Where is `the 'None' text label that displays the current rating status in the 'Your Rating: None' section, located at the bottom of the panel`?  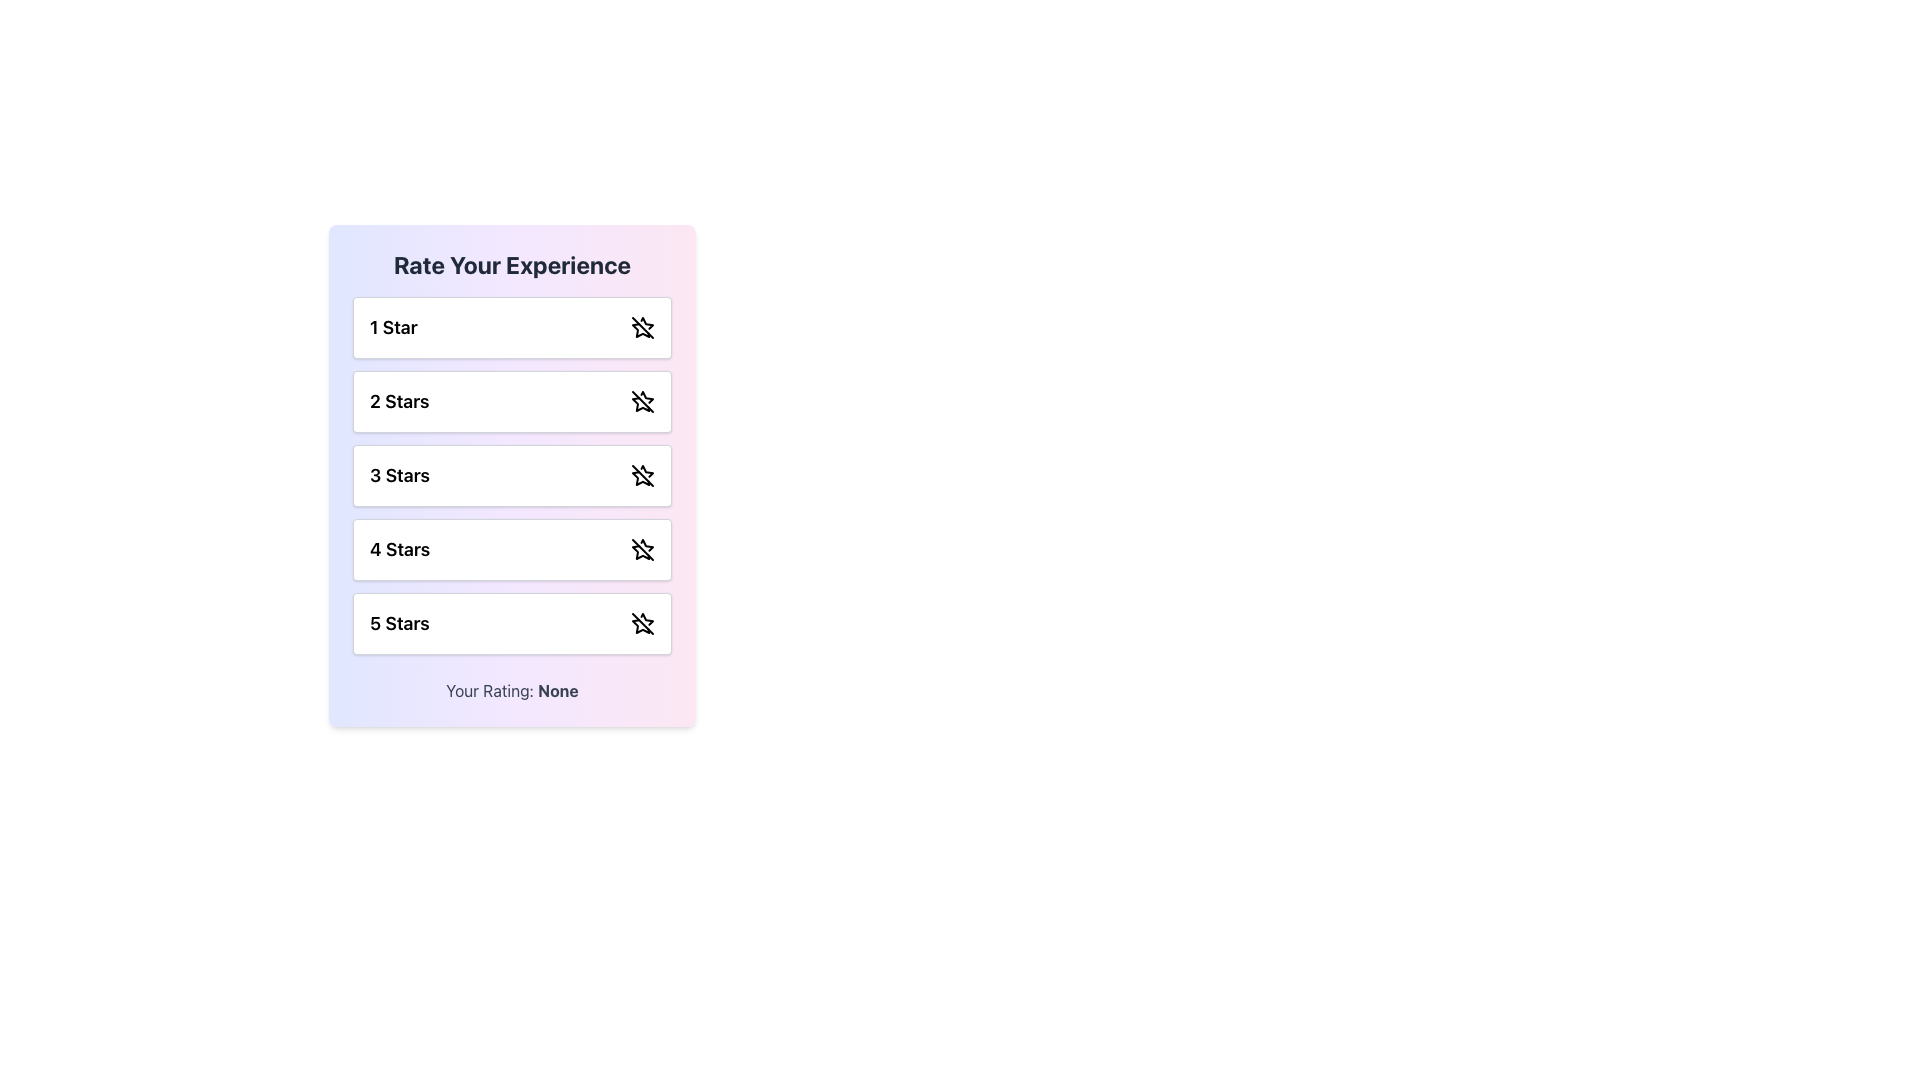
the 'None' text label that displays the current rating status in the 'Your Rating: None' section, located at the bottom of the panel is located at coordinates (558, 689).